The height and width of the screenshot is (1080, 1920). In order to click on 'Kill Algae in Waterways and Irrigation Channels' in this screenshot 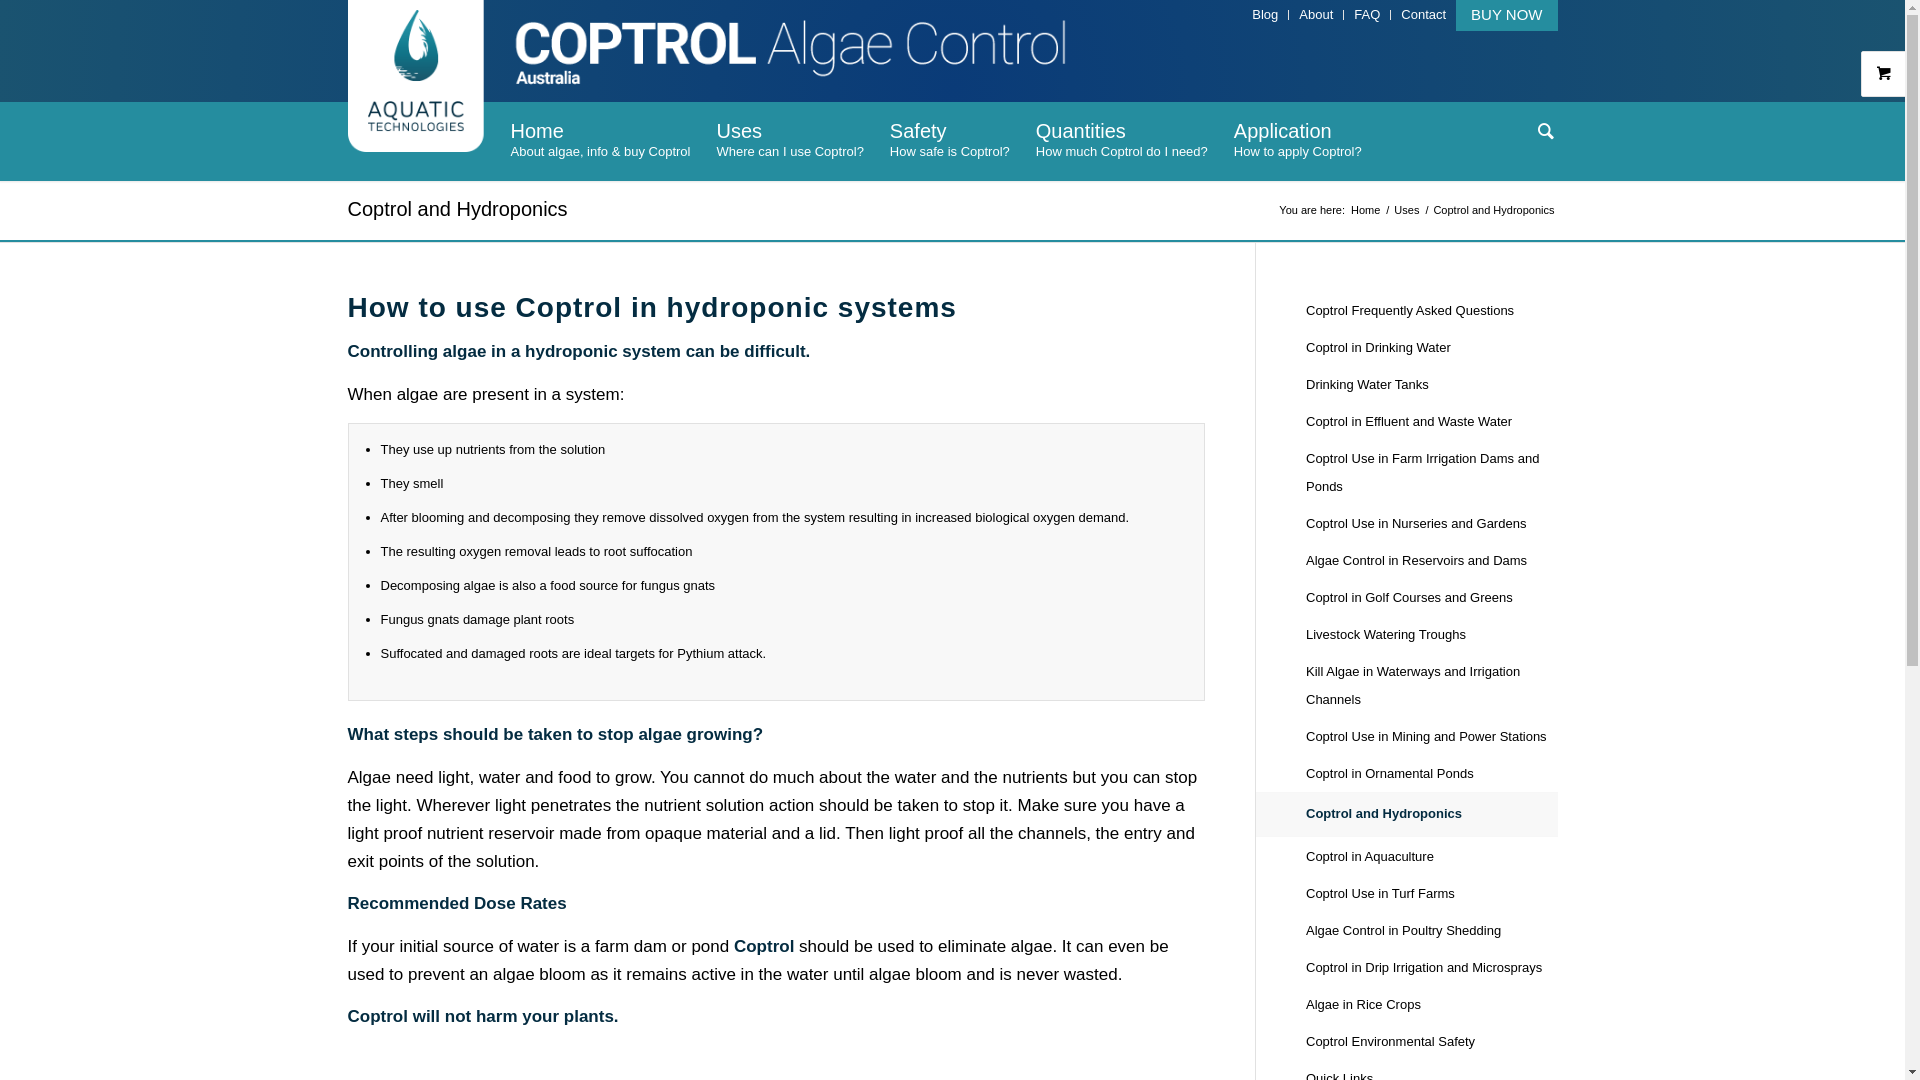, I will do `click(1430, 685)`.